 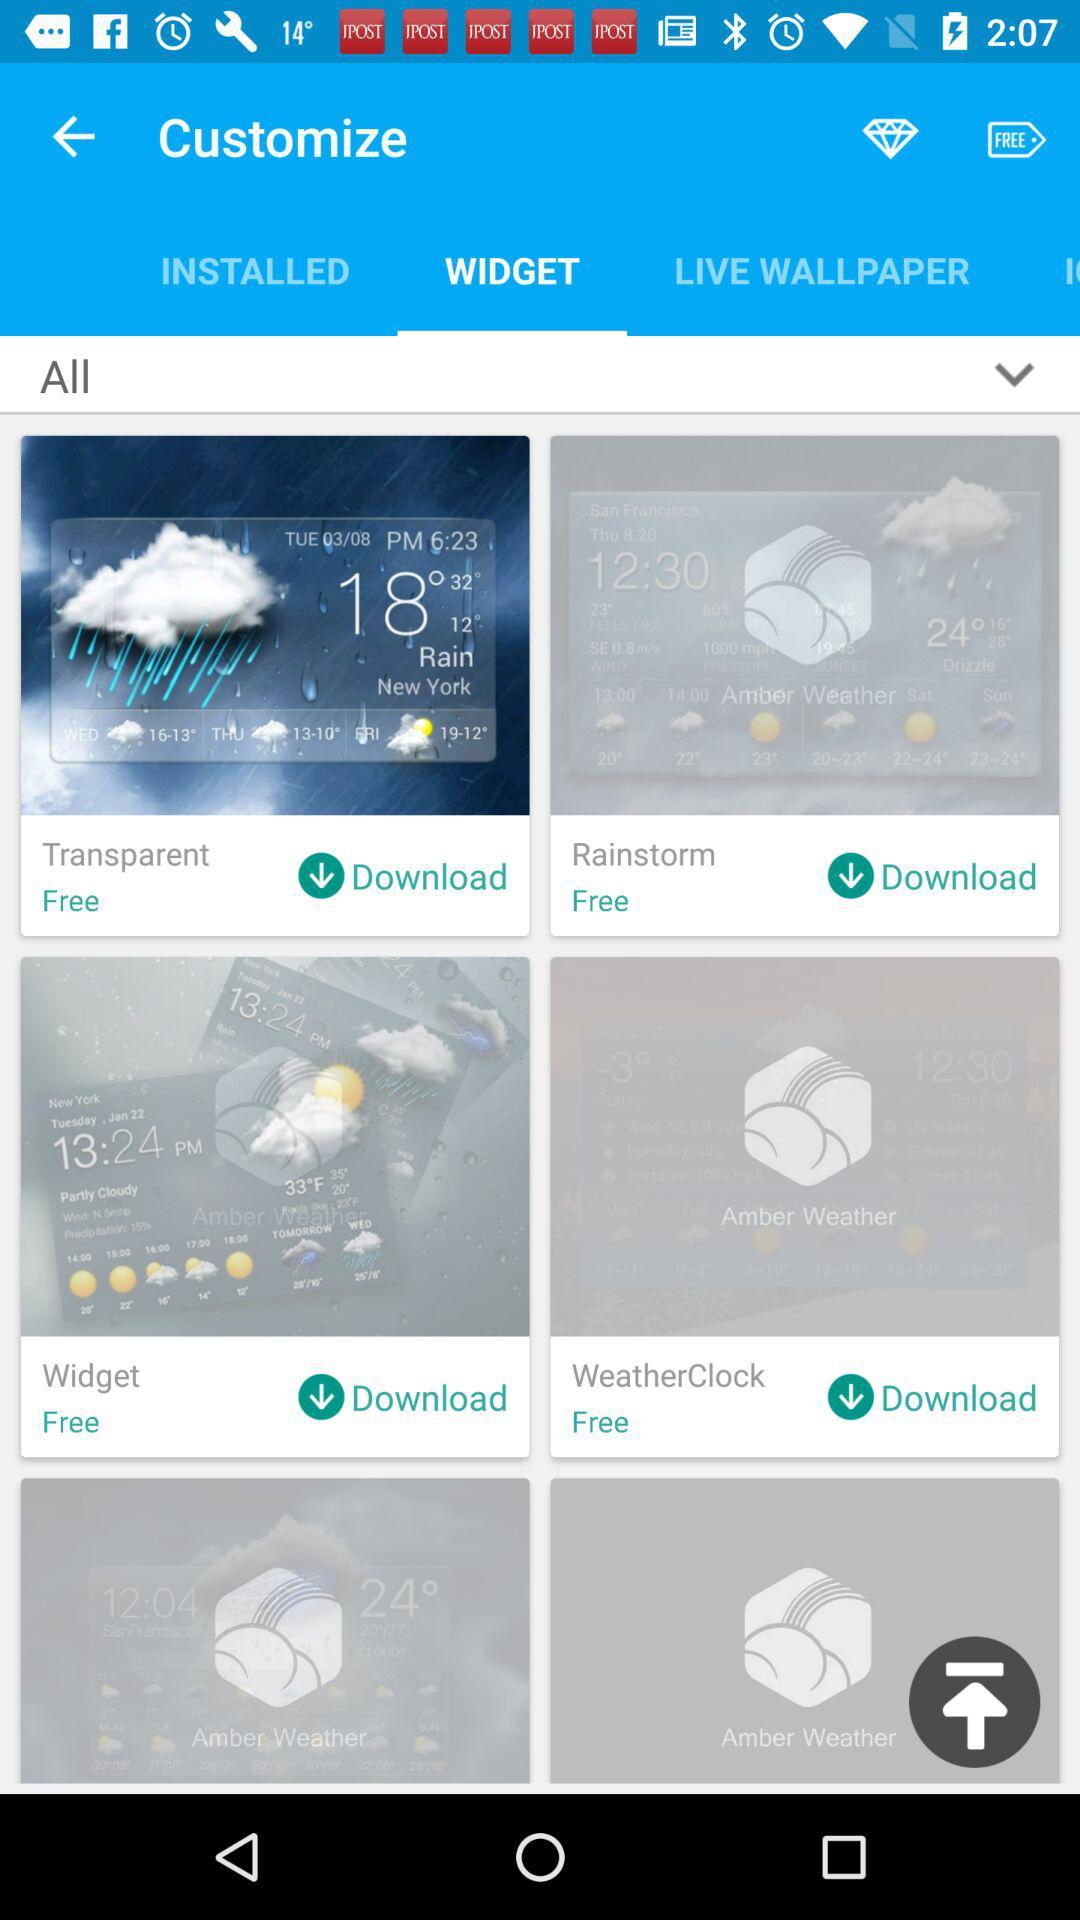 I want to click on app to the left of customize item, so click(x=72, y=135).